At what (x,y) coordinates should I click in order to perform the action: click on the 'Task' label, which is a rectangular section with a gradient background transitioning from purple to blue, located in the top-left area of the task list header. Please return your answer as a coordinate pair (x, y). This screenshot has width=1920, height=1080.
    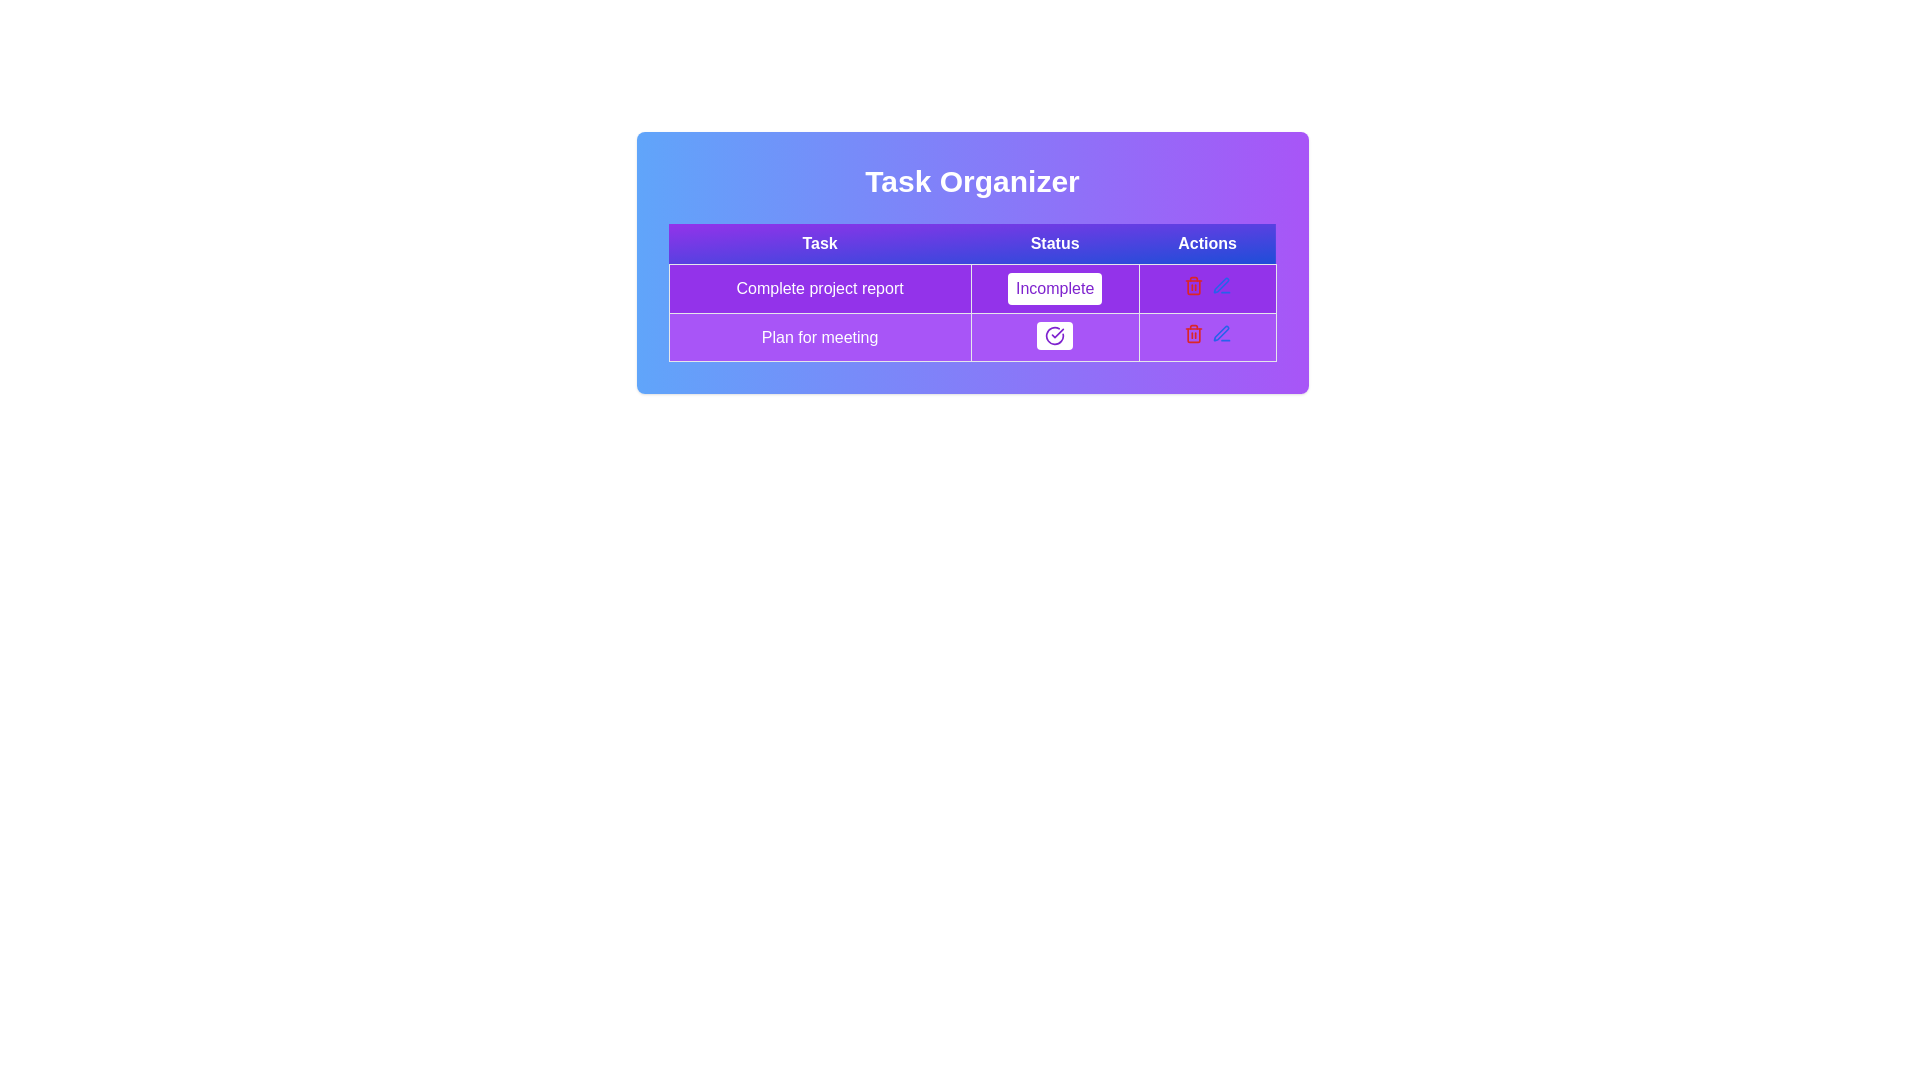
    Looking at the image, I should click on (820, 243).